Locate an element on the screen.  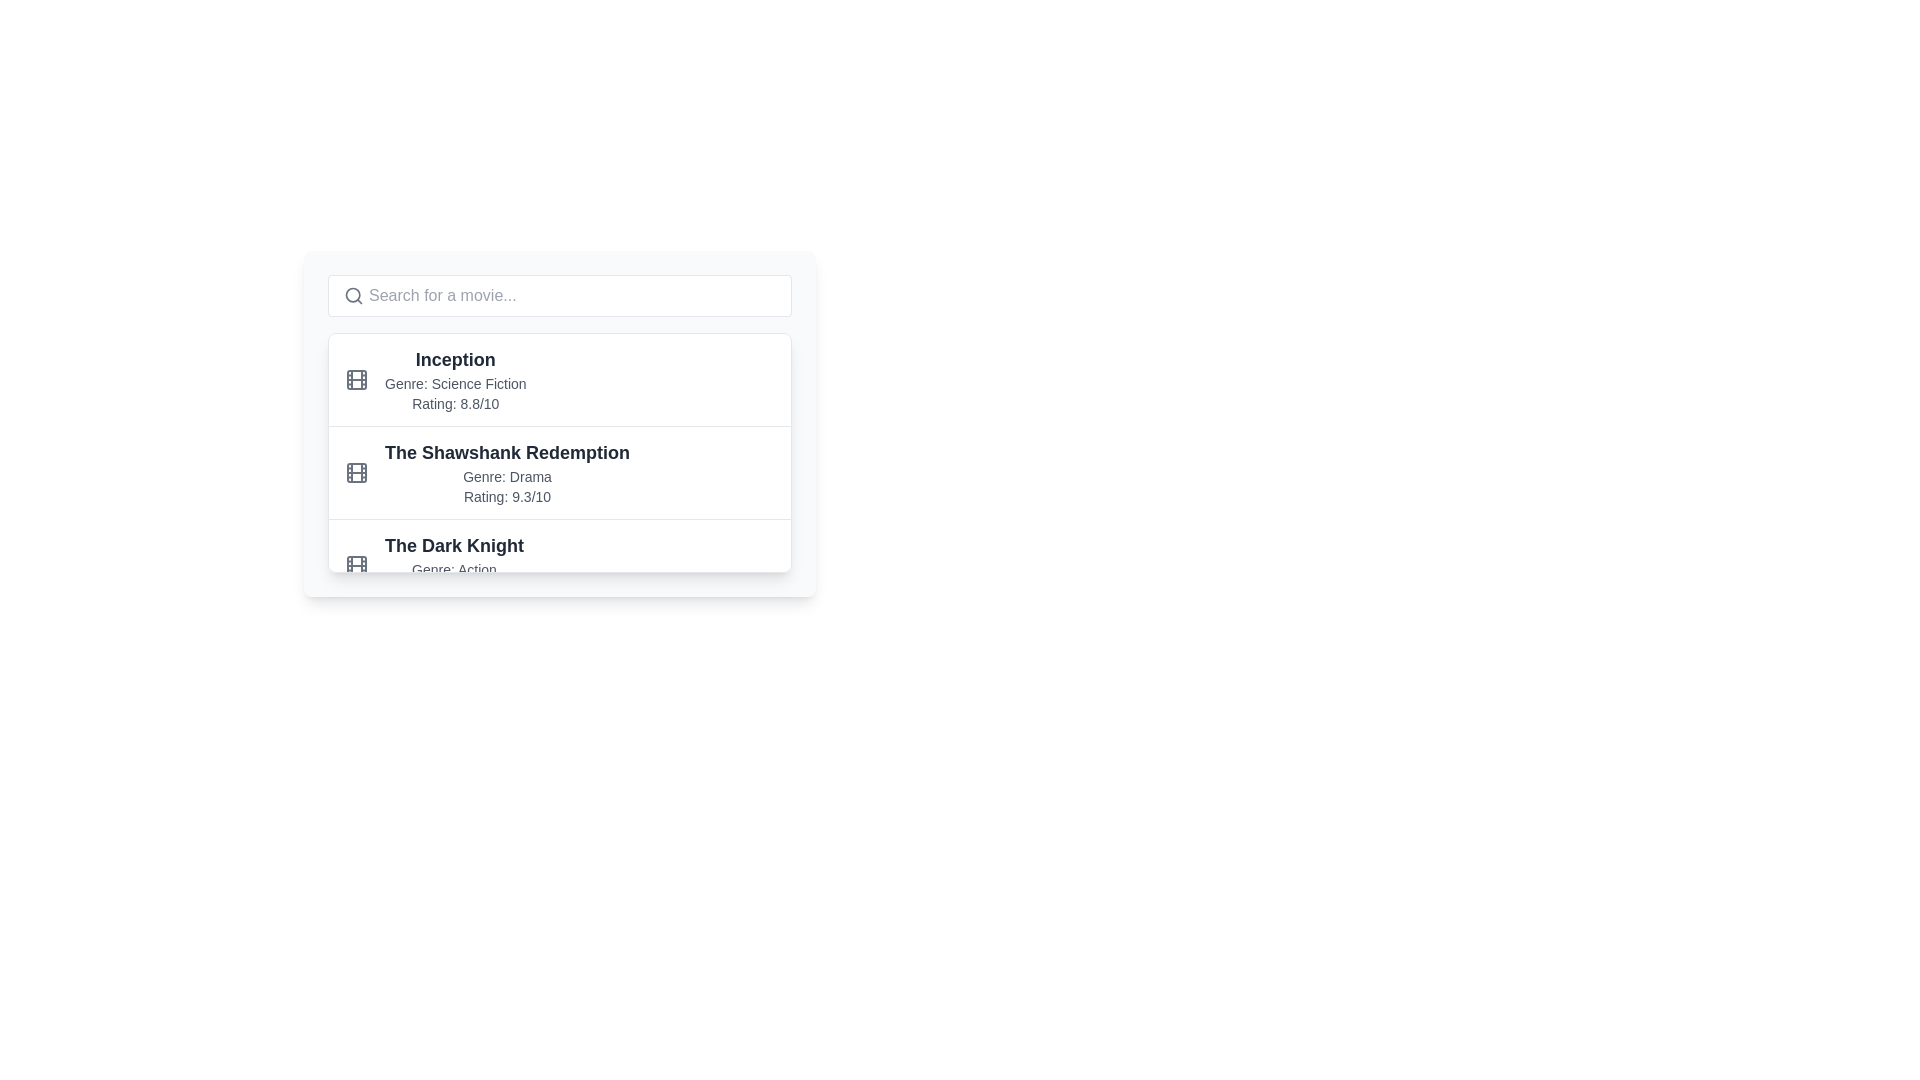
the movie entry card that displays its title, genre, and rating, which is the second entry in the list of movie cards is located at coordinates (560, 423).